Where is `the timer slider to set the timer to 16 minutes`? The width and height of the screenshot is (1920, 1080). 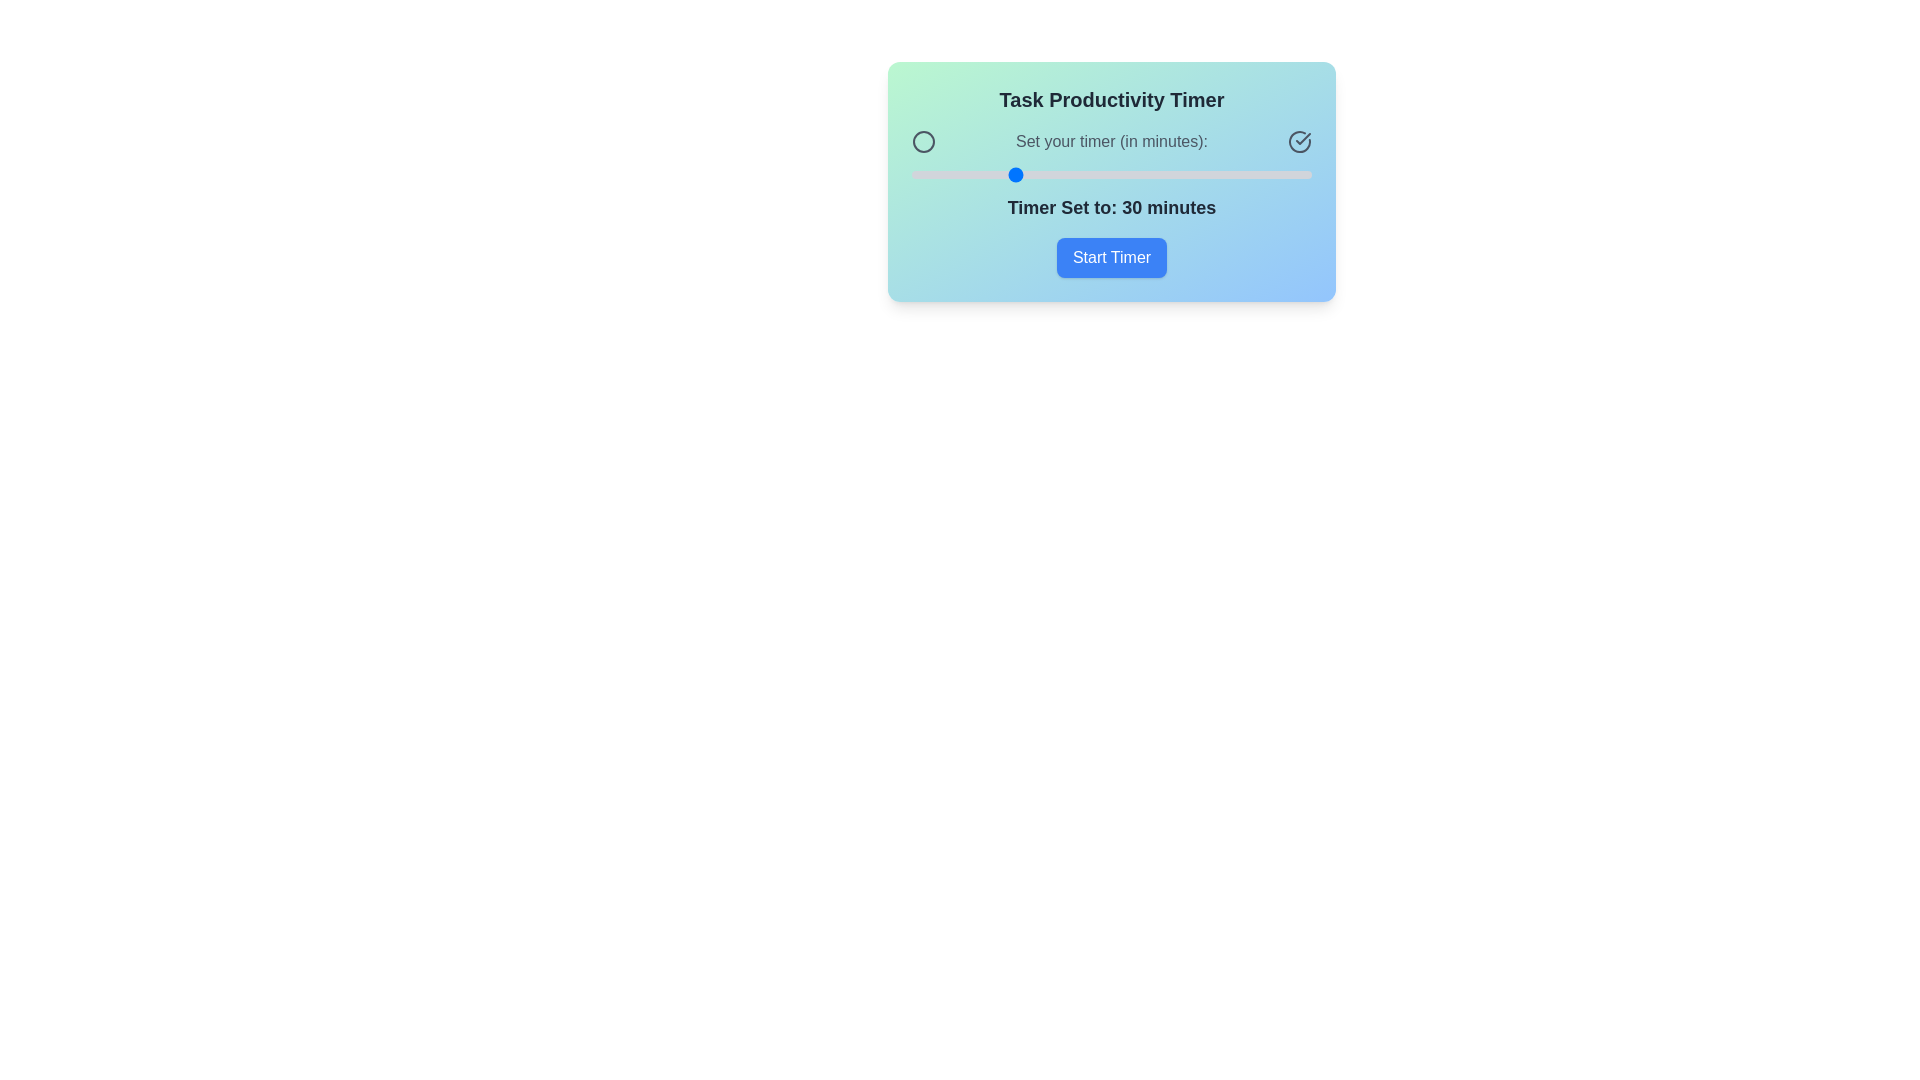
the timer slider to set the timer to 16 minutes is located at coordinates (940, 173).